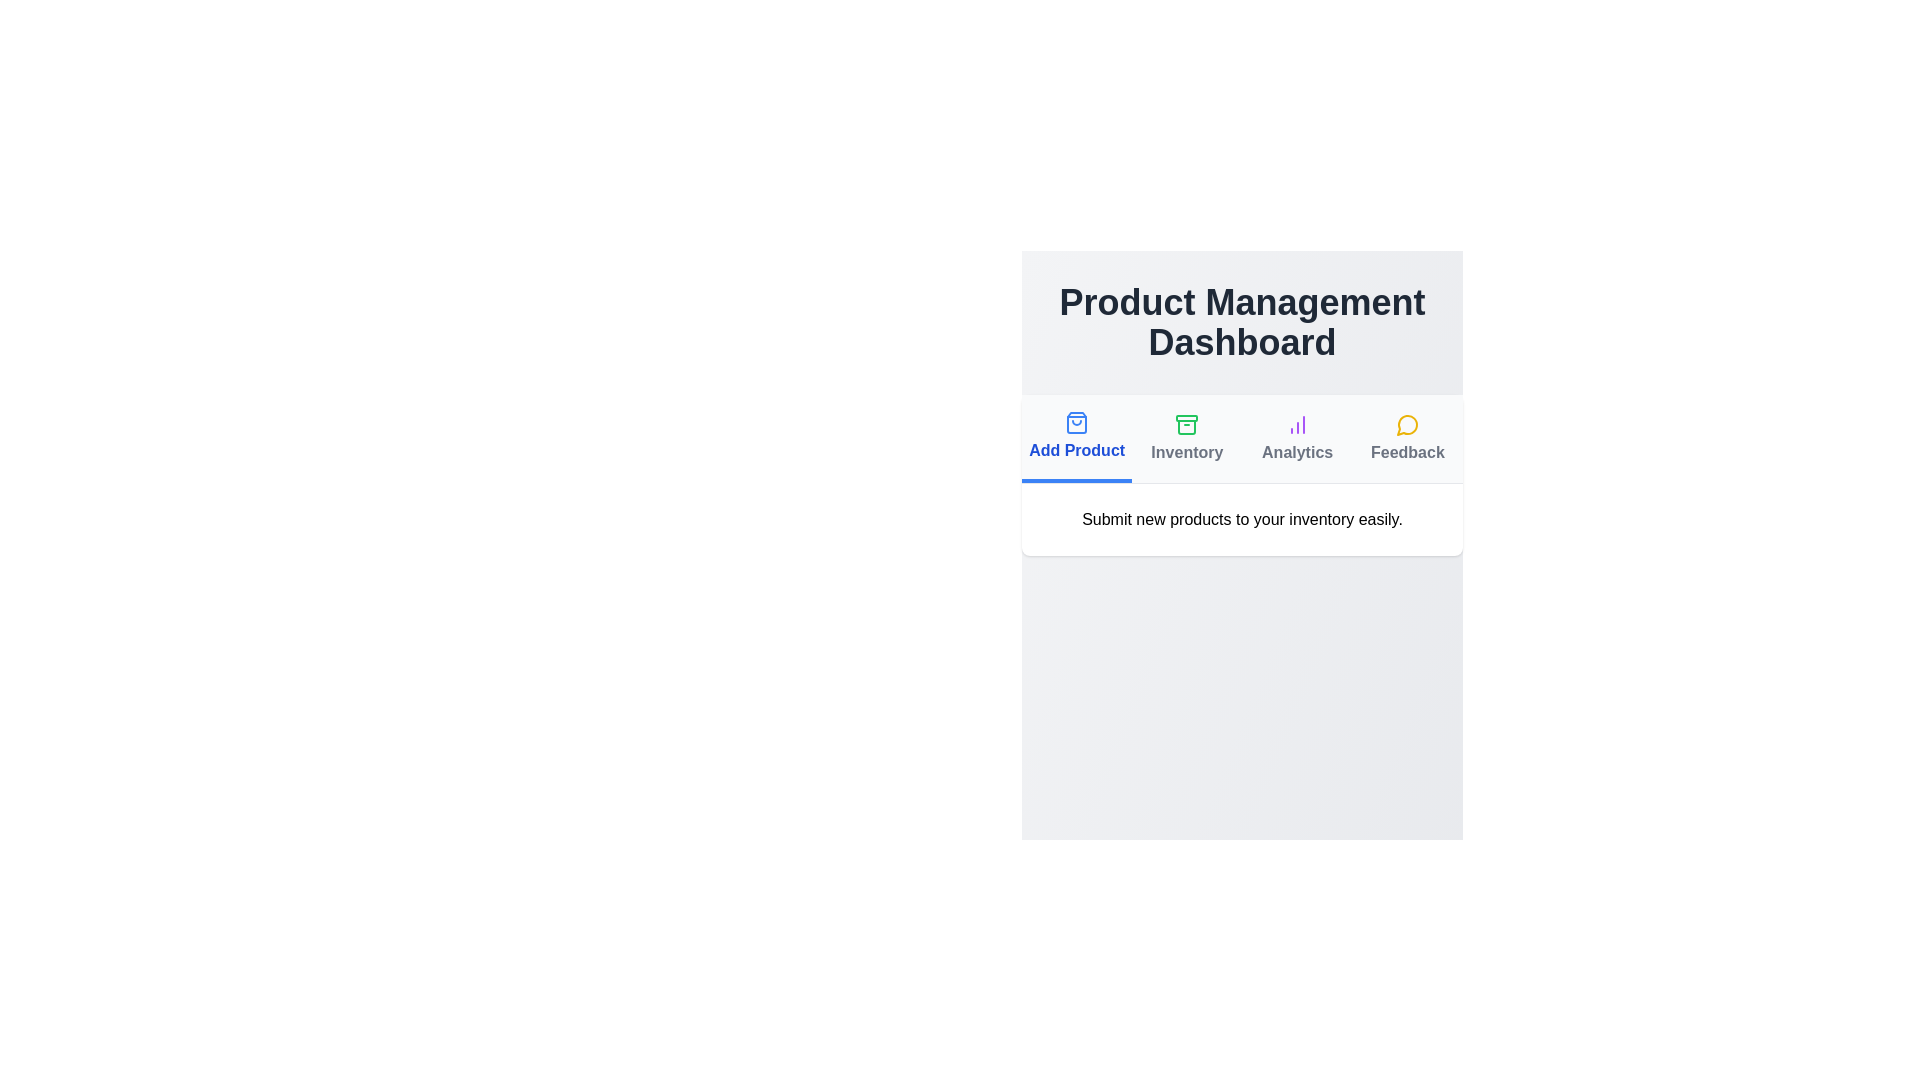  Describe the element at coordinates (1187, 438) in the screenshot. I see `the second navigation button labeled 'Inventory' located under 'Product Management Dashboard'` at that location.